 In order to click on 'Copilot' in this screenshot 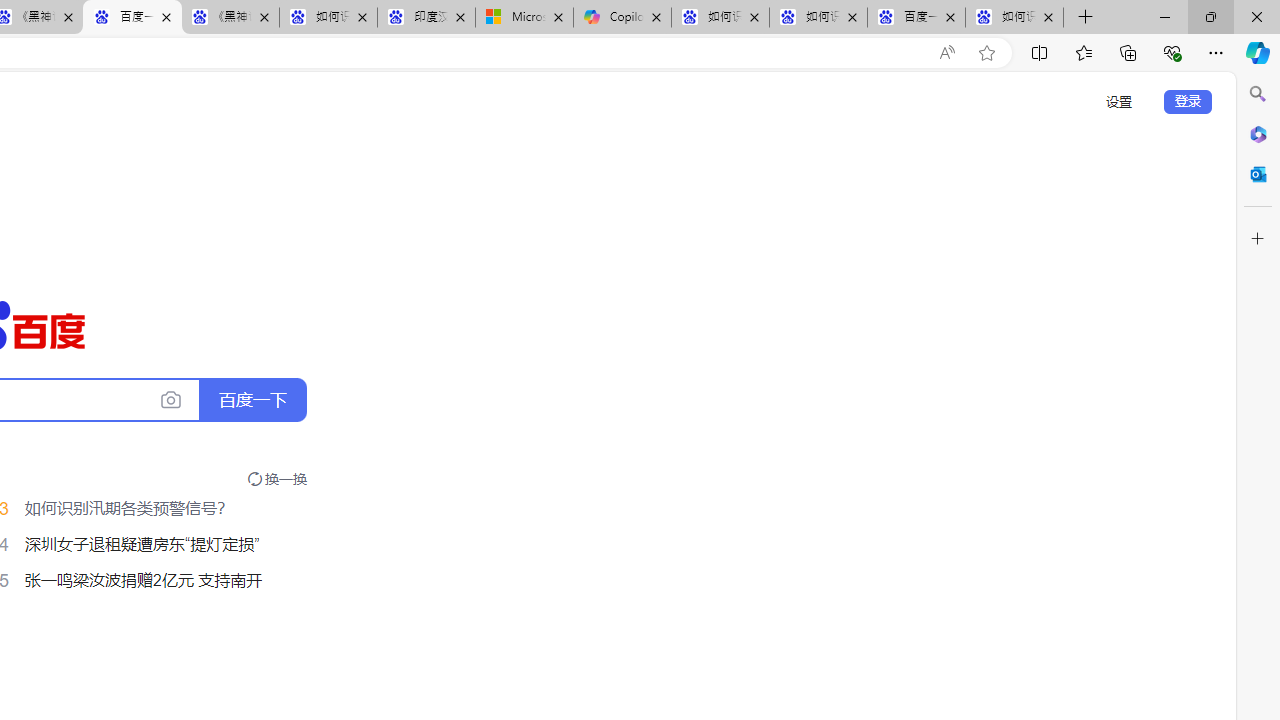, I will do `click(621, 17)`.